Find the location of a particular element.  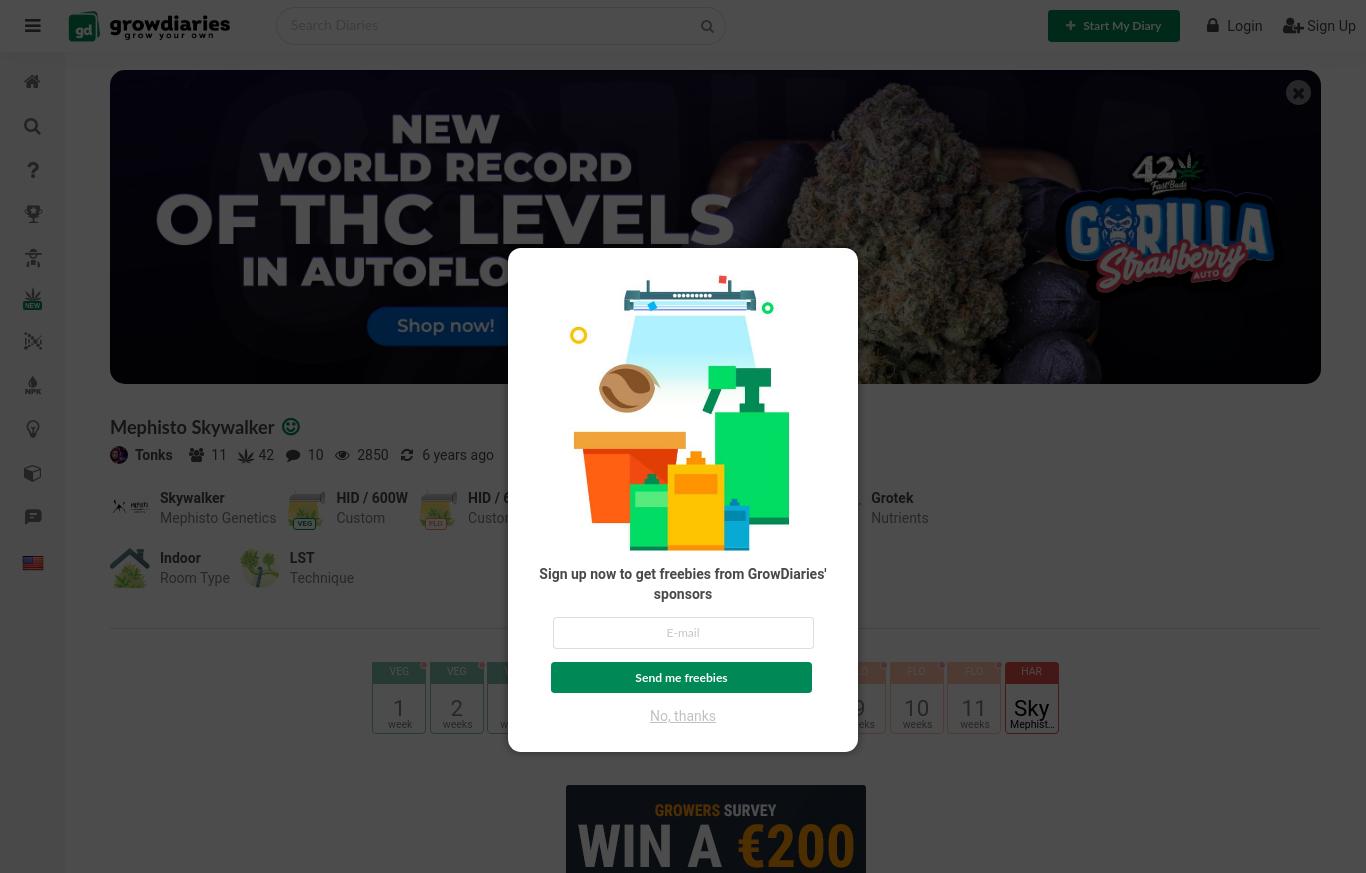

'LST' is located at coordinates (301, 555).